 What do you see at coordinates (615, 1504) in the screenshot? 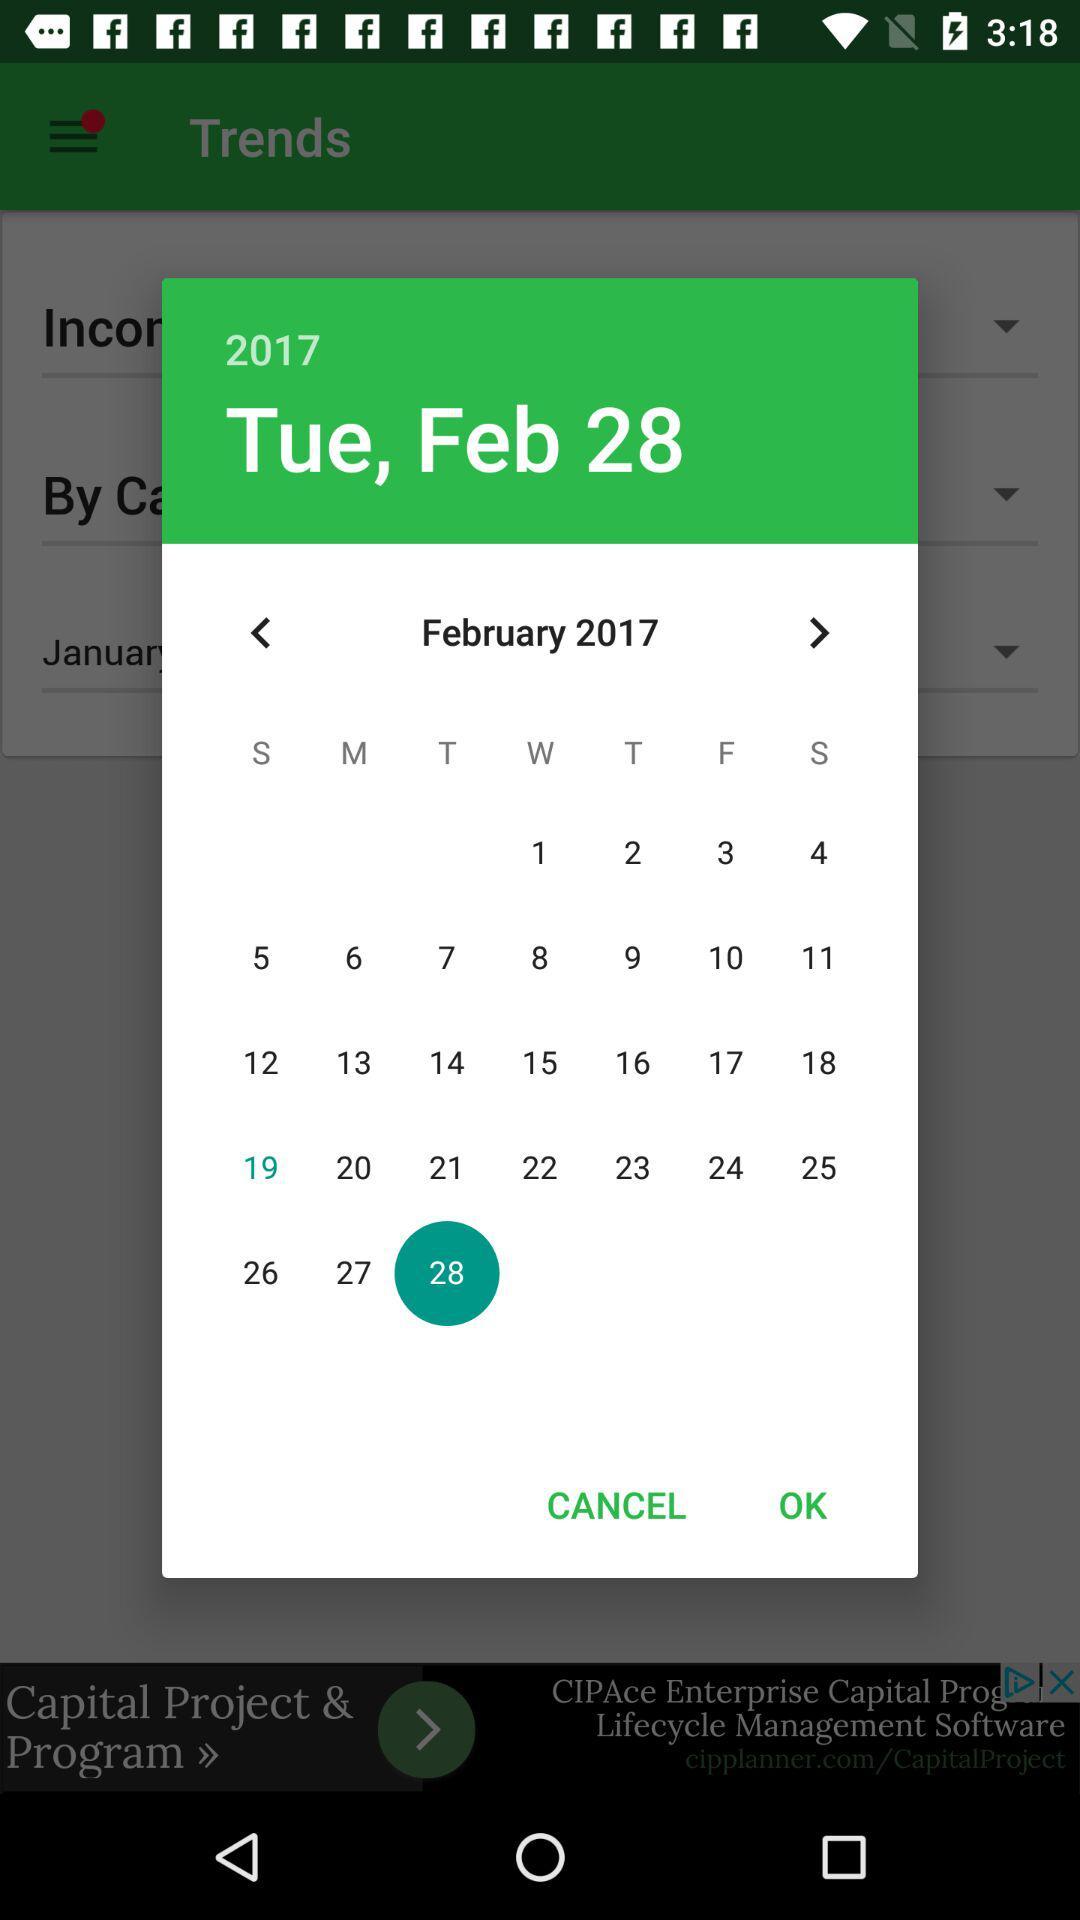
I see `the cancel icon` at bounding box center [615, 1504].